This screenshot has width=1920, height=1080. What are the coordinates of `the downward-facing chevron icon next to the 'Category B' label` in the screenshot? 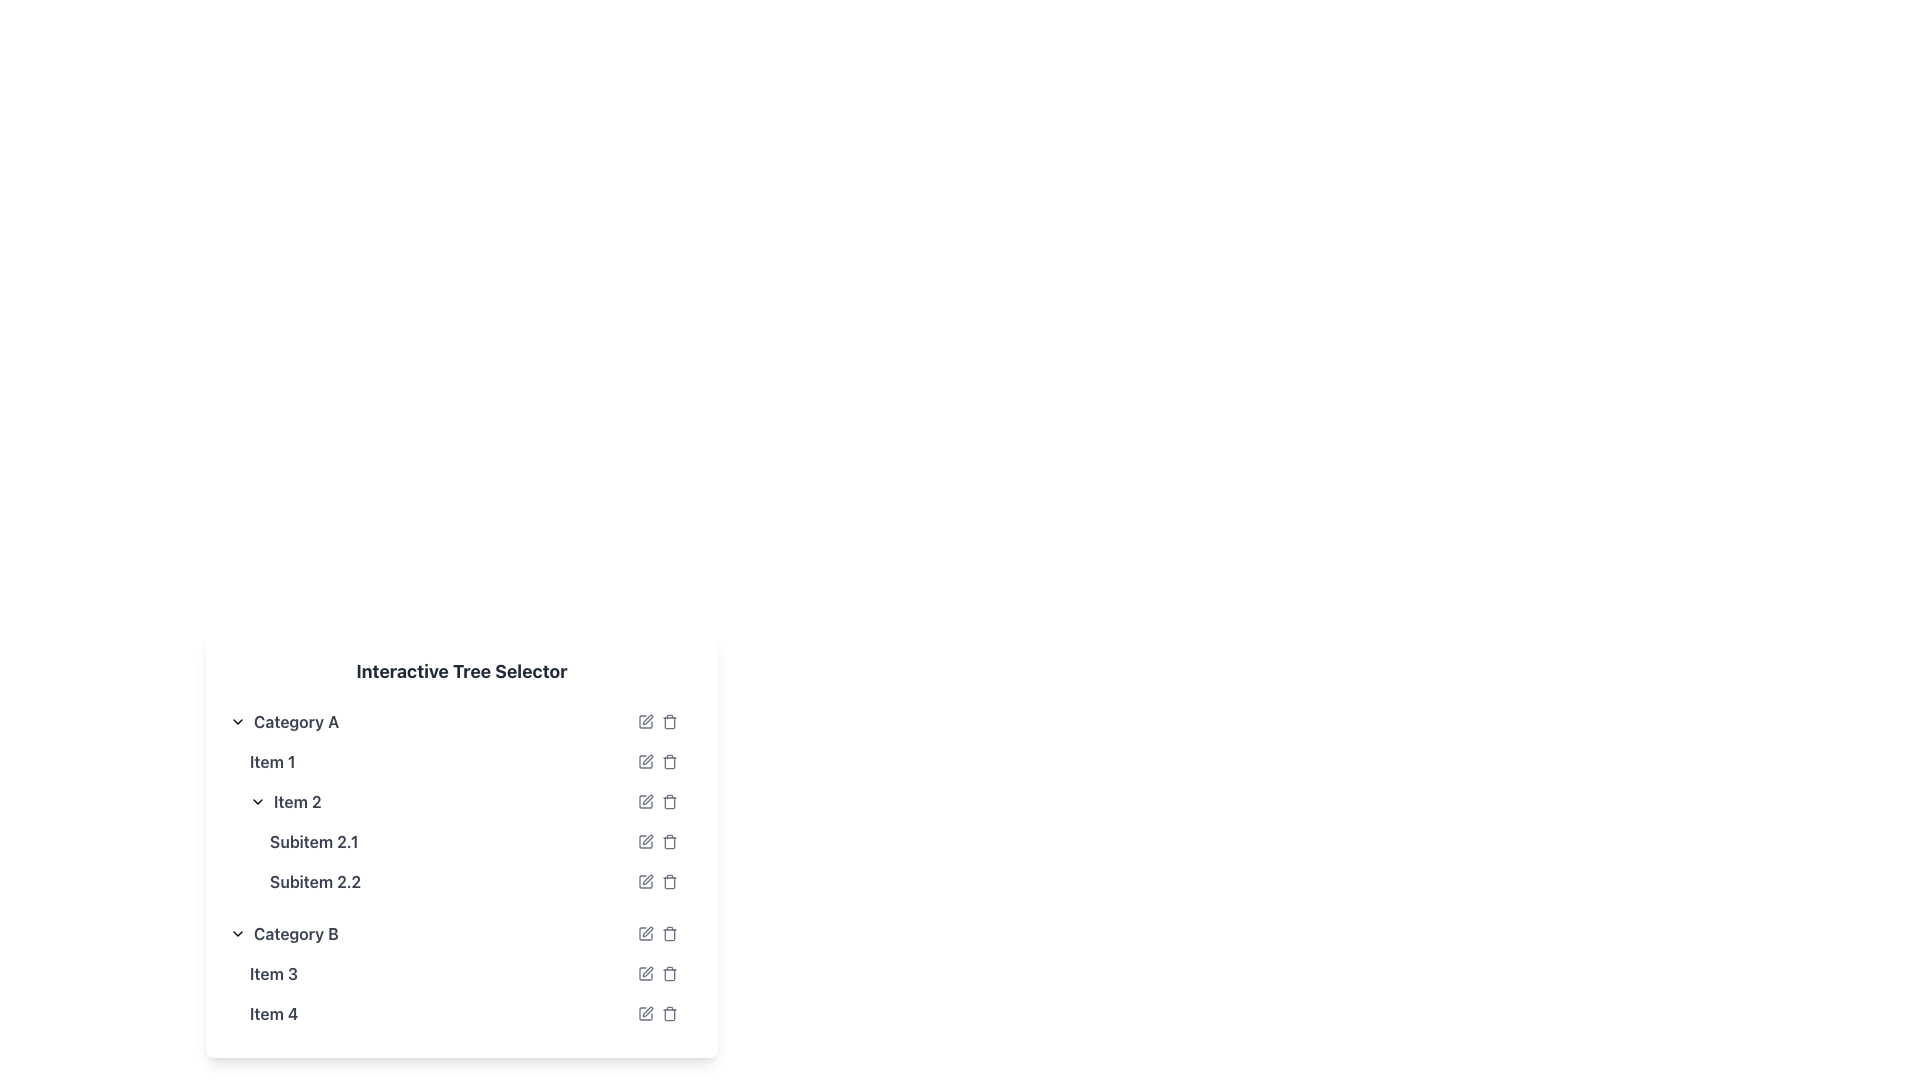 It's located at (238, 933).